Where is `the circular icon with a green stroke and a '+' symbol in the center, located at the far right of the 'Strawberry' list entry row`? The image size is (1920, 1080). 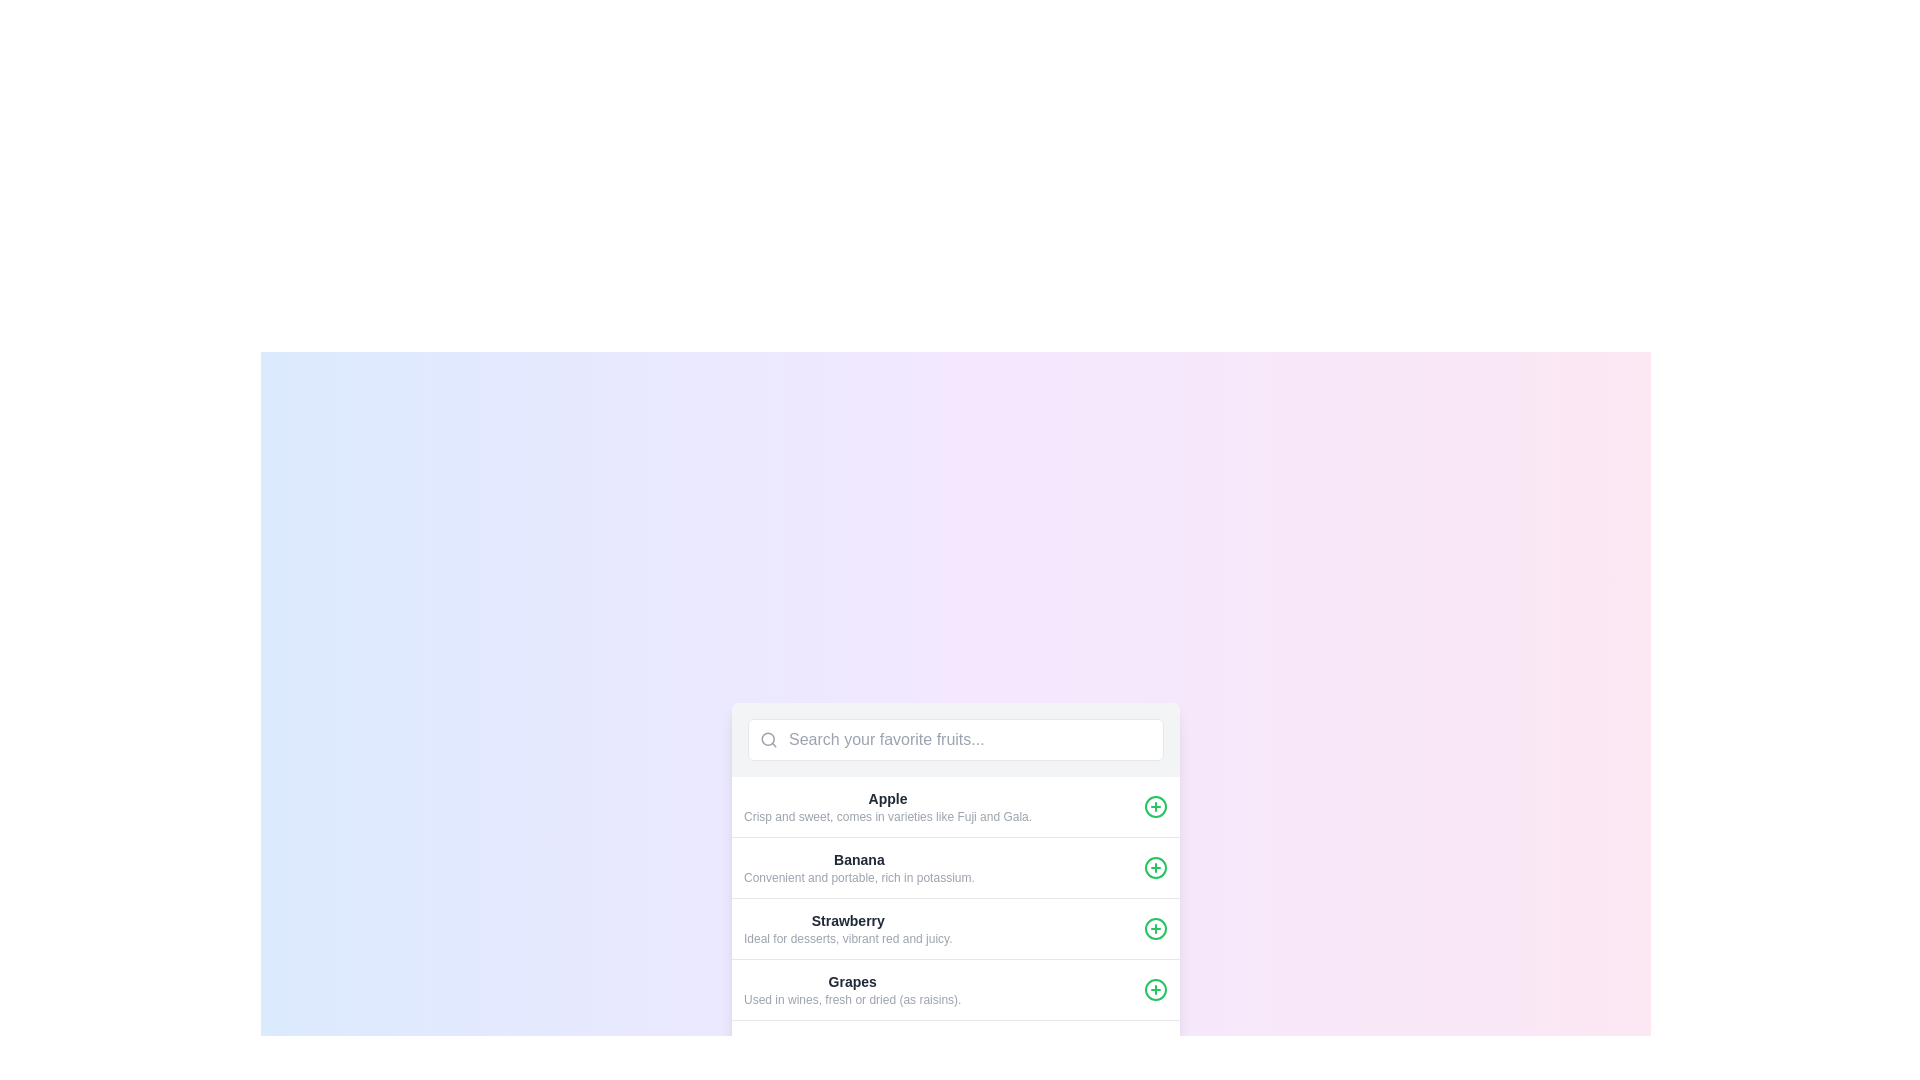 the circular icon with a green stroke and a '+' symbol in the center, located at the far right of the 'Strawberry' list entry row is located at coordinates (1156, 929).